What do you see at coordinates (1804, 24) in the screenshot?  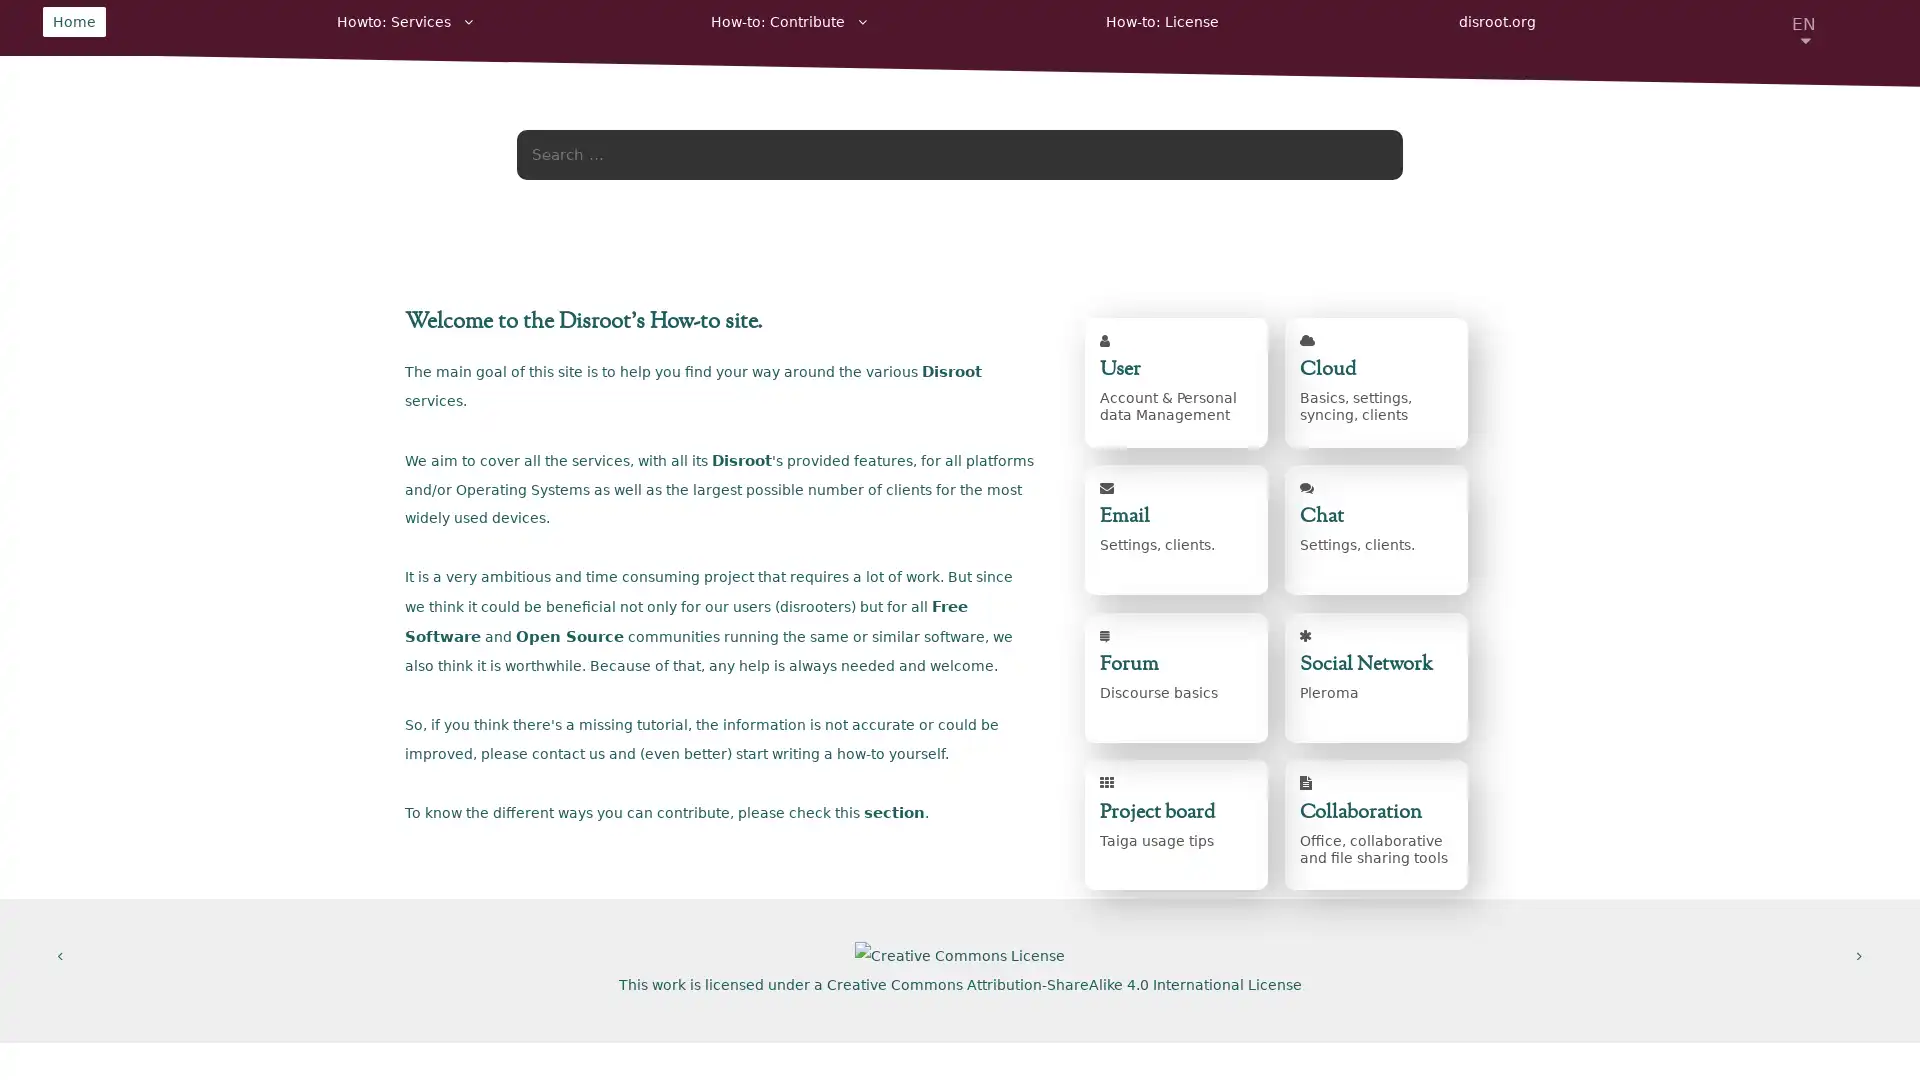 I see `EN` at bounding box center [1804, 24].